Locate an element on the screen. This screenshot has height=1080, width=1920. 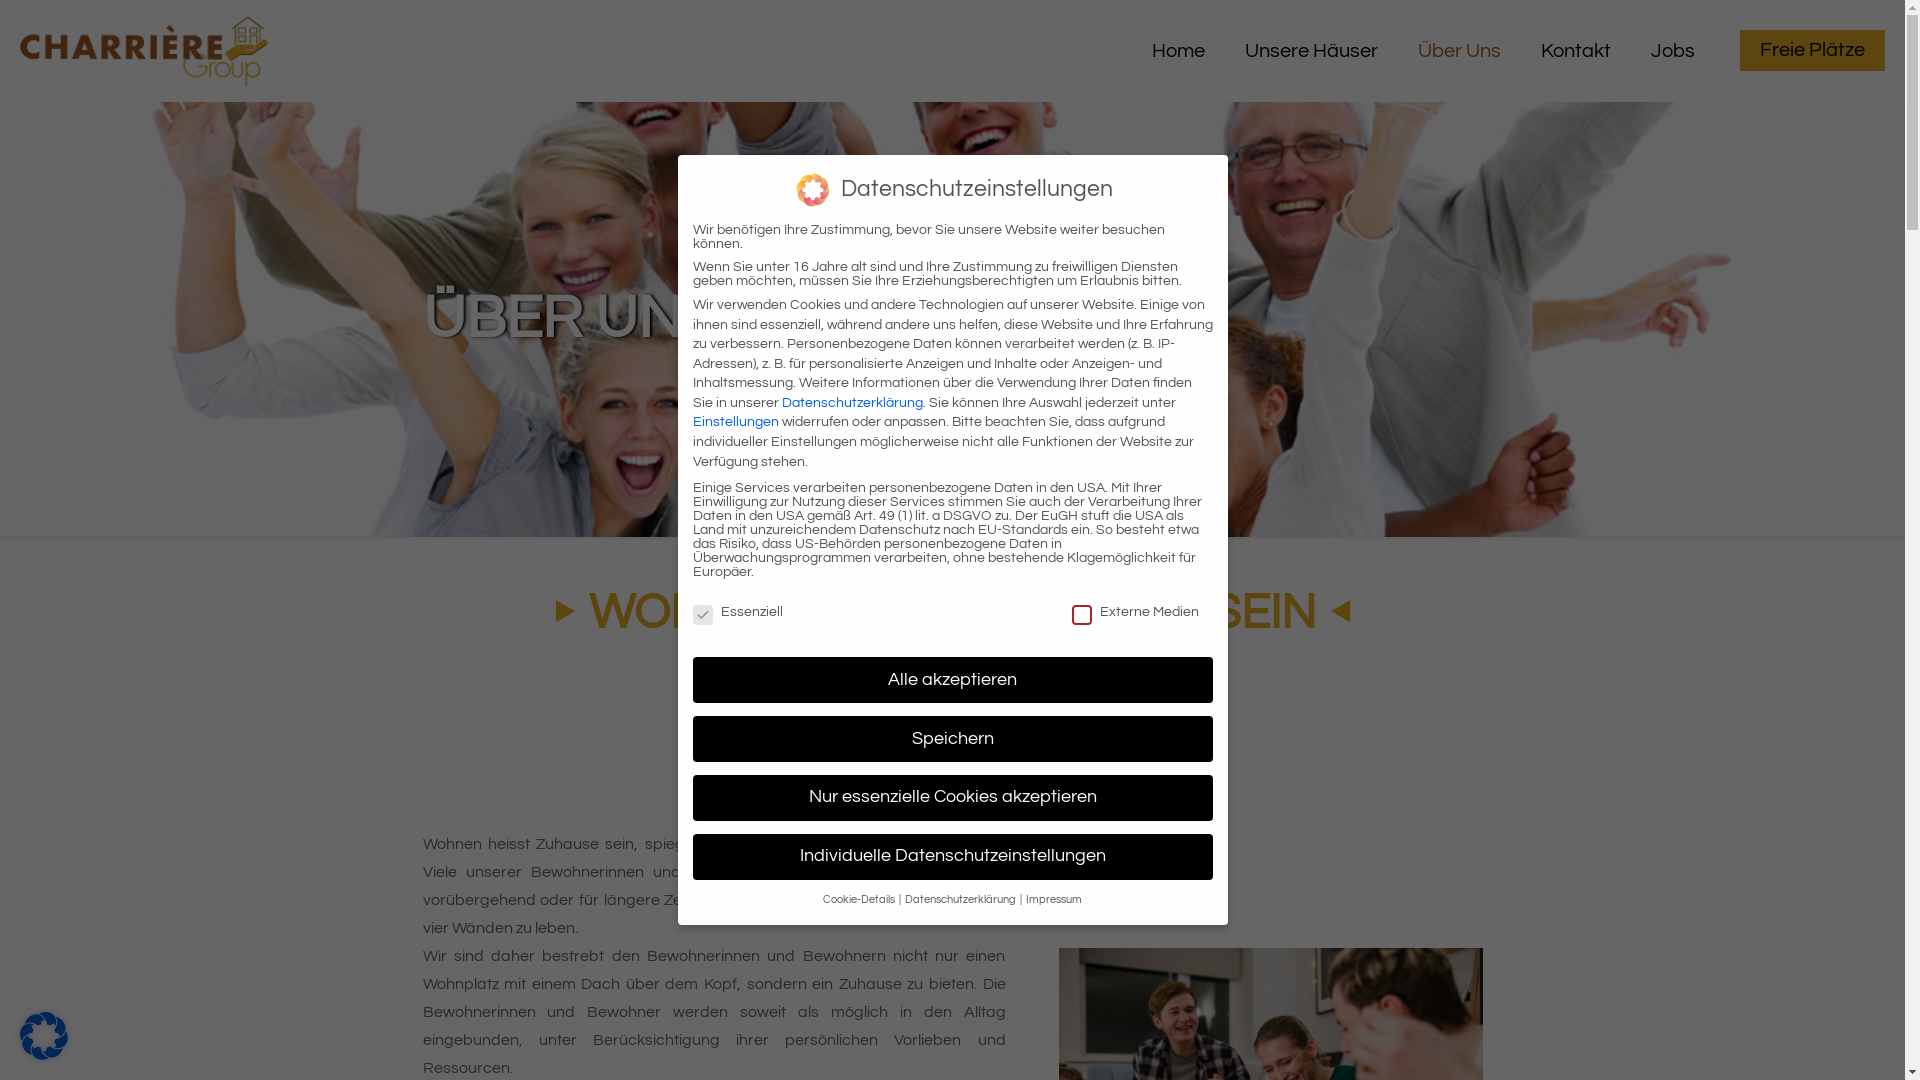
'Impressum' is located at coordinates (1053, 898).